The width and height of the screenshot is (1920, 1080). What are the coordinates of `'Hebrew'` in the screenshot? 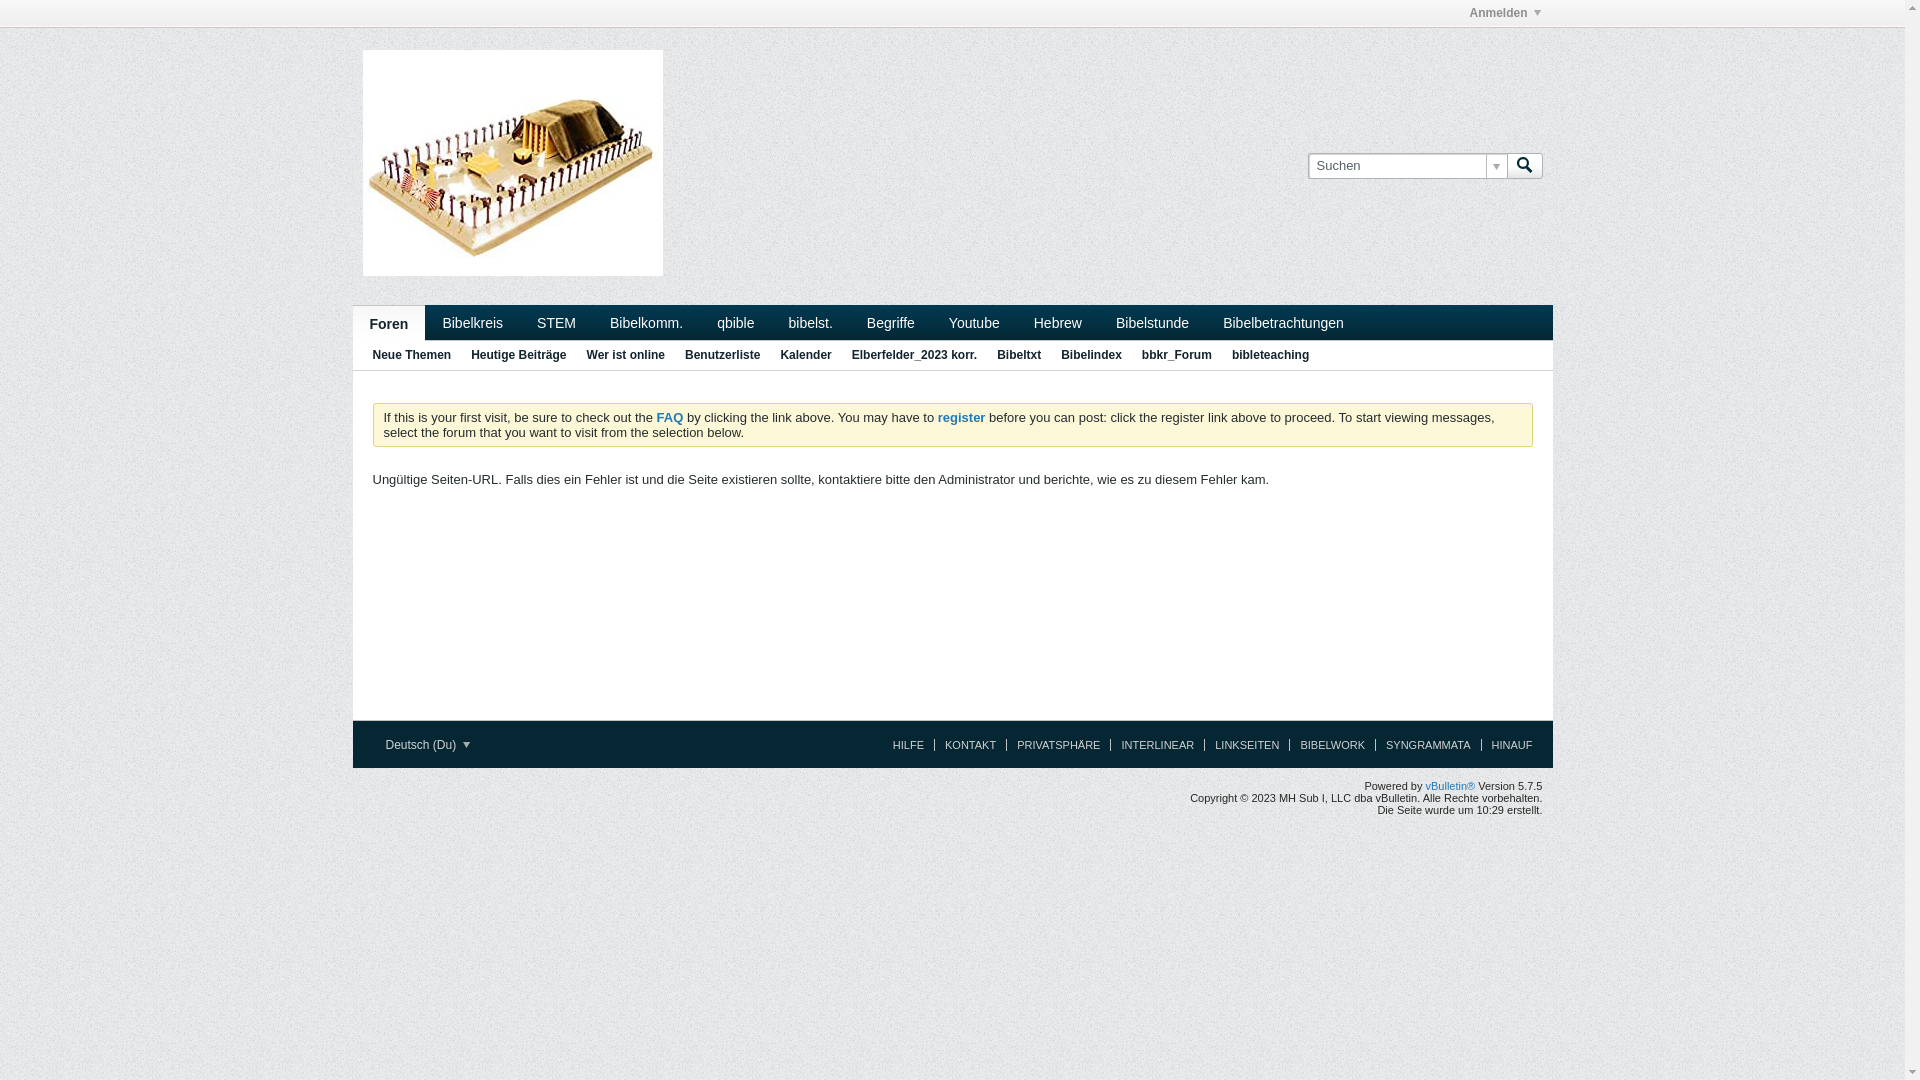 It's located at (1017, 321).